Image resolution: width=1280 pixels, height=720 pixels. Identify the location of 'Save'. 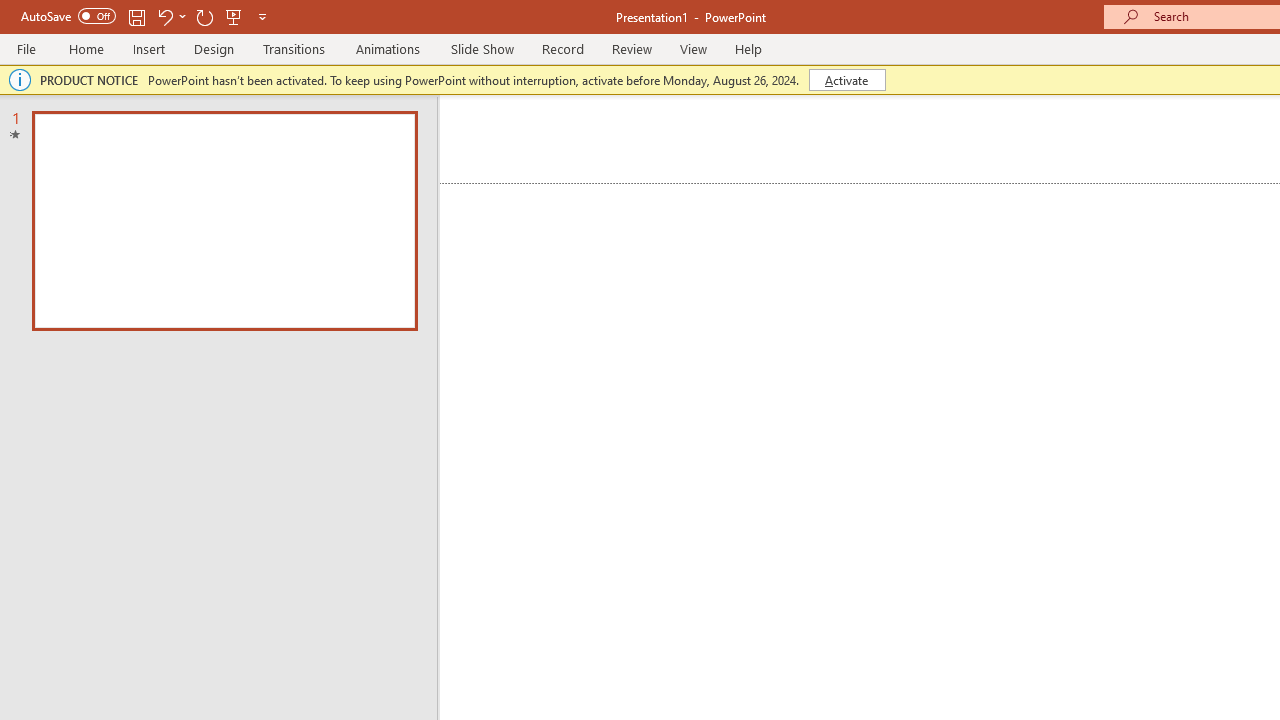
(135, 16).